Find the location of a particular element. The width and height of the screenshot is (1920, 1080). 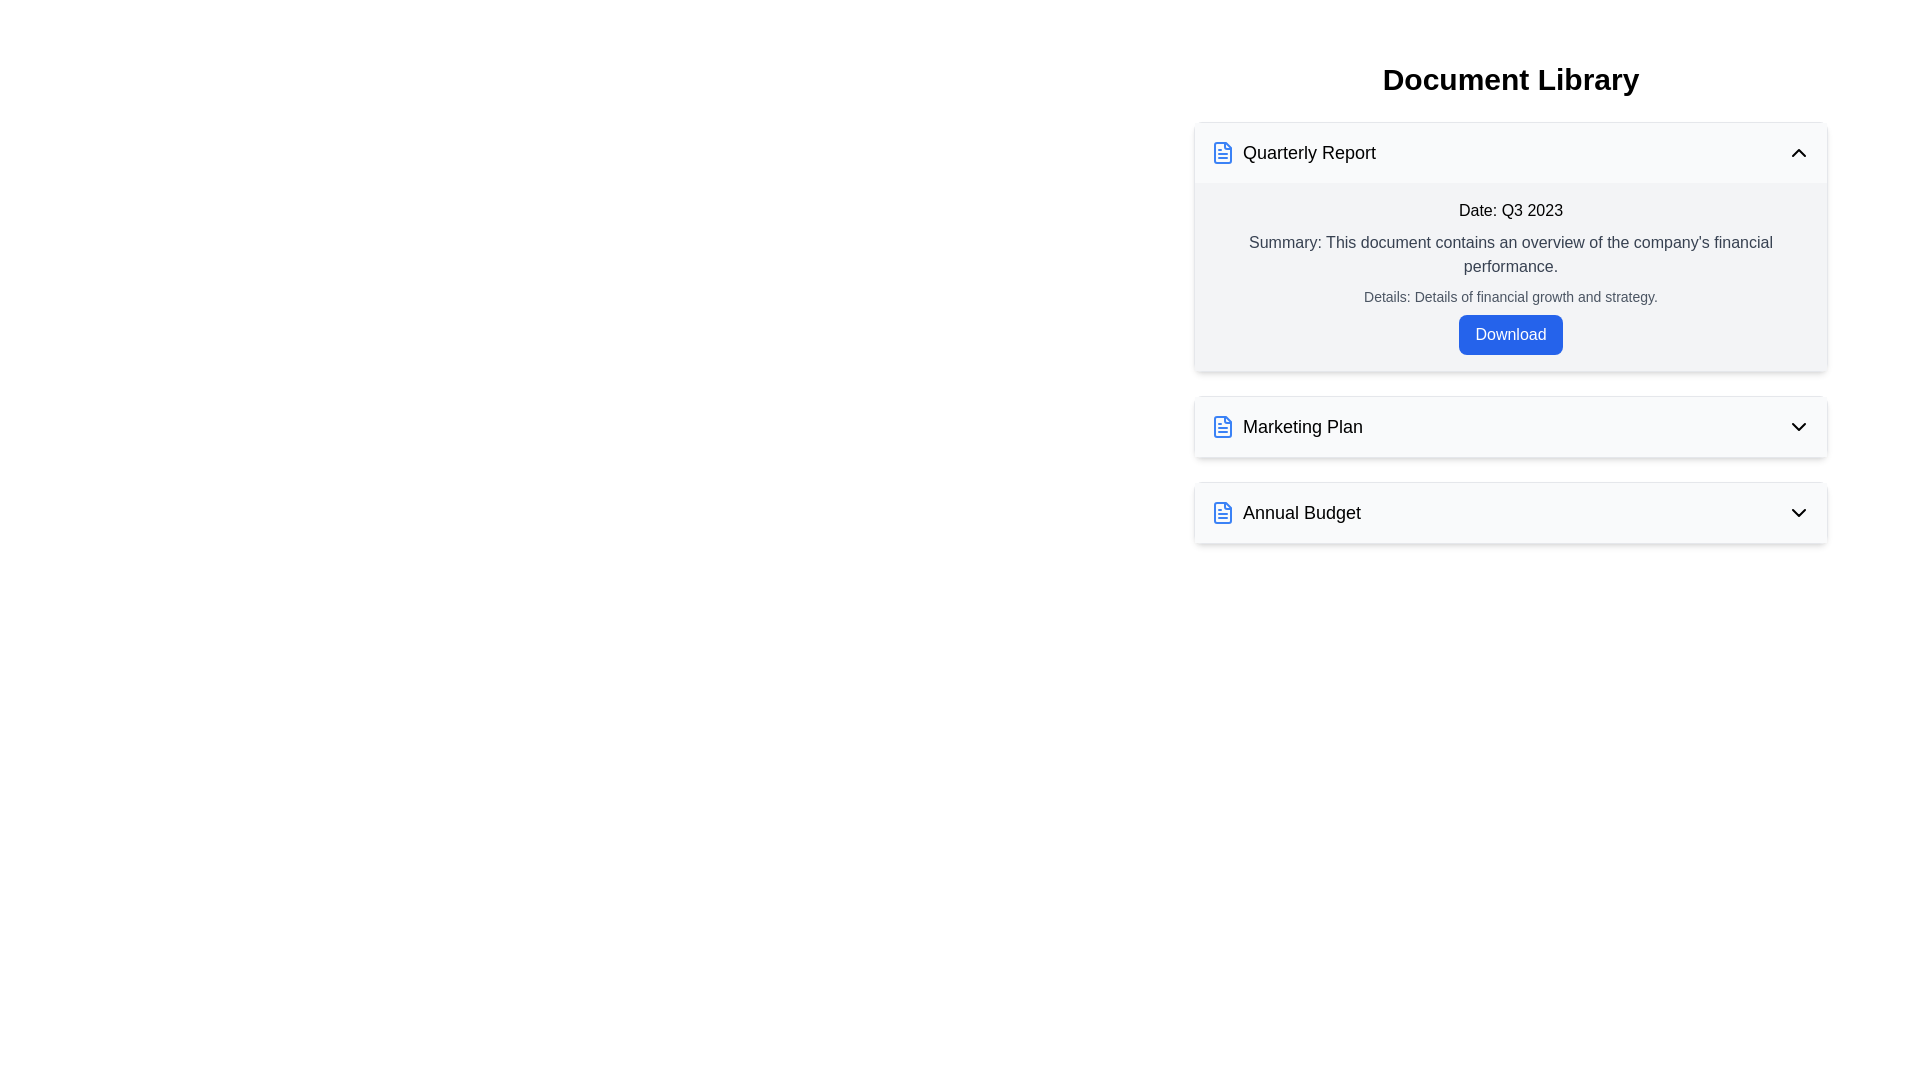

the 'Annual Budget' labeled icon is located at coordinates (1286, 512).